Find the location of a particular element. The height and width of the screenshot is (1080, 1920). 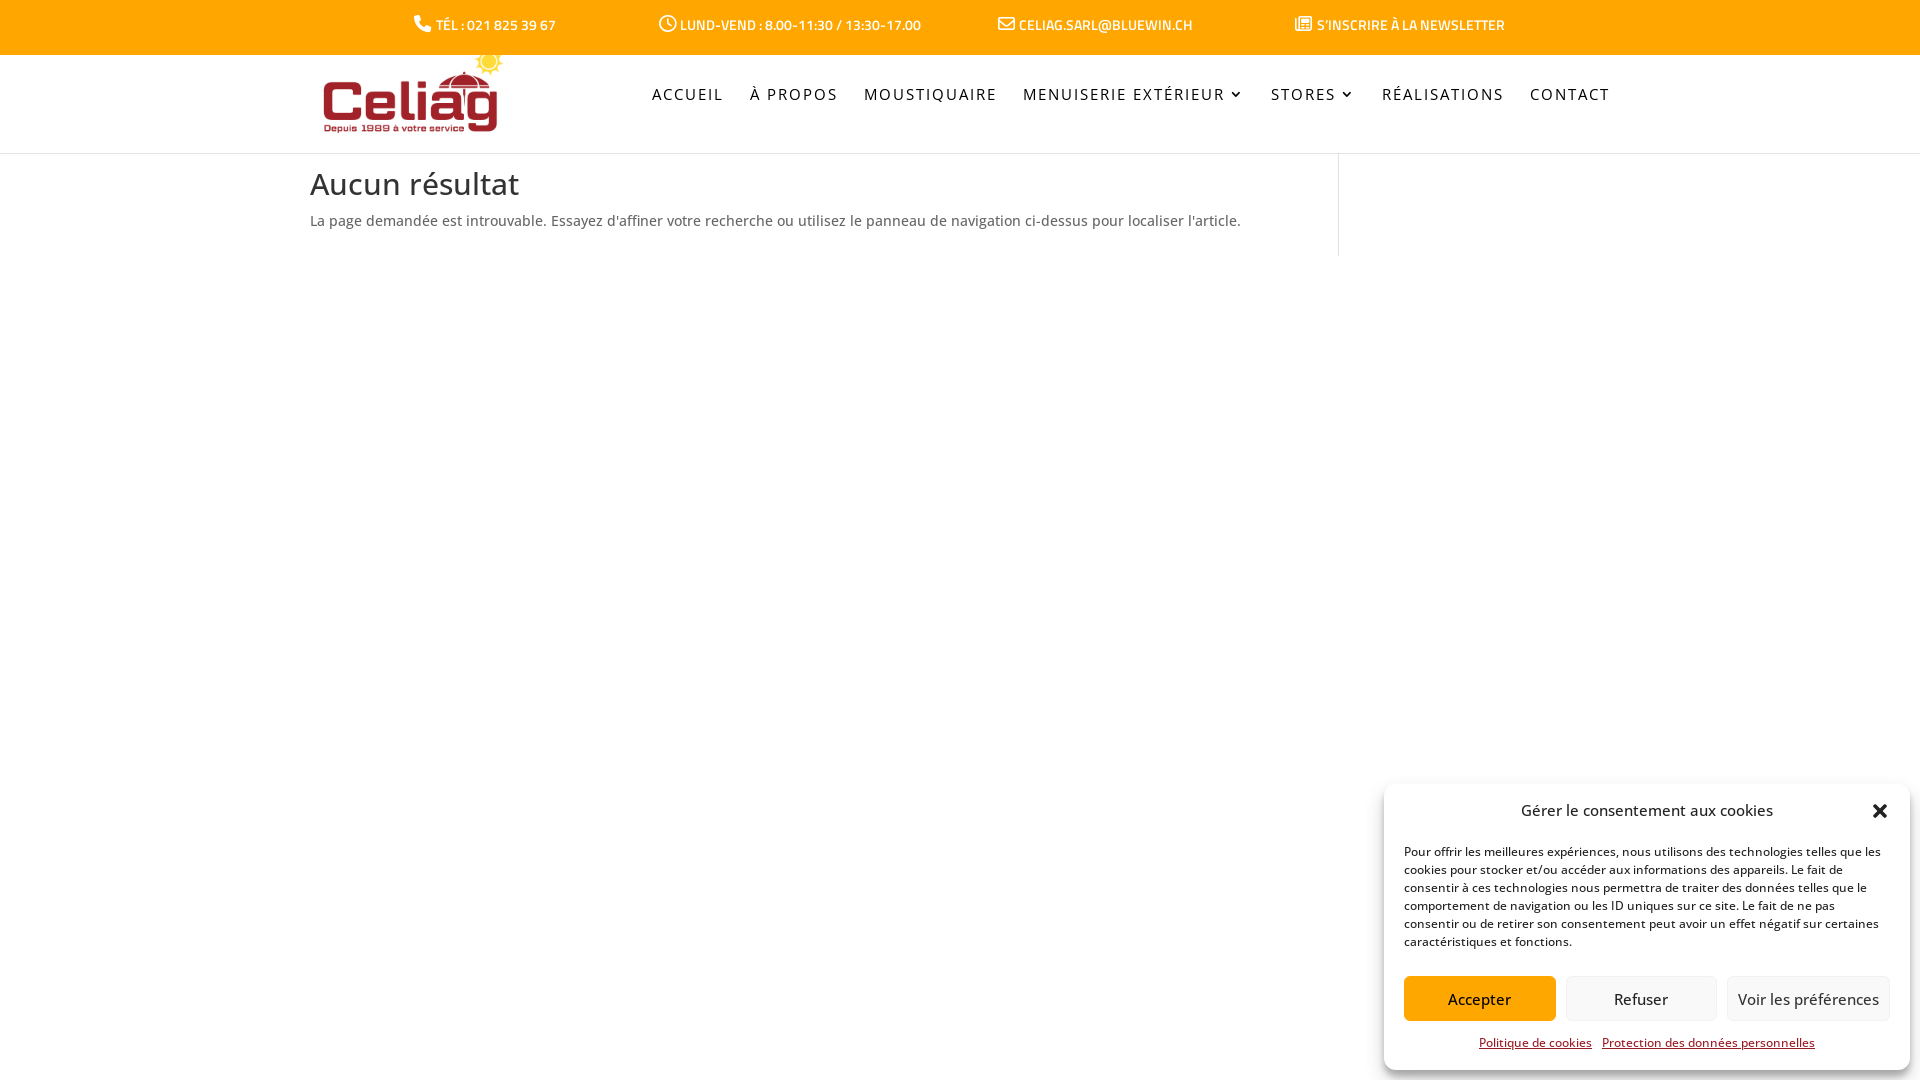

'MOUSTIQUAIRE' is located at coordinates (929, 123).